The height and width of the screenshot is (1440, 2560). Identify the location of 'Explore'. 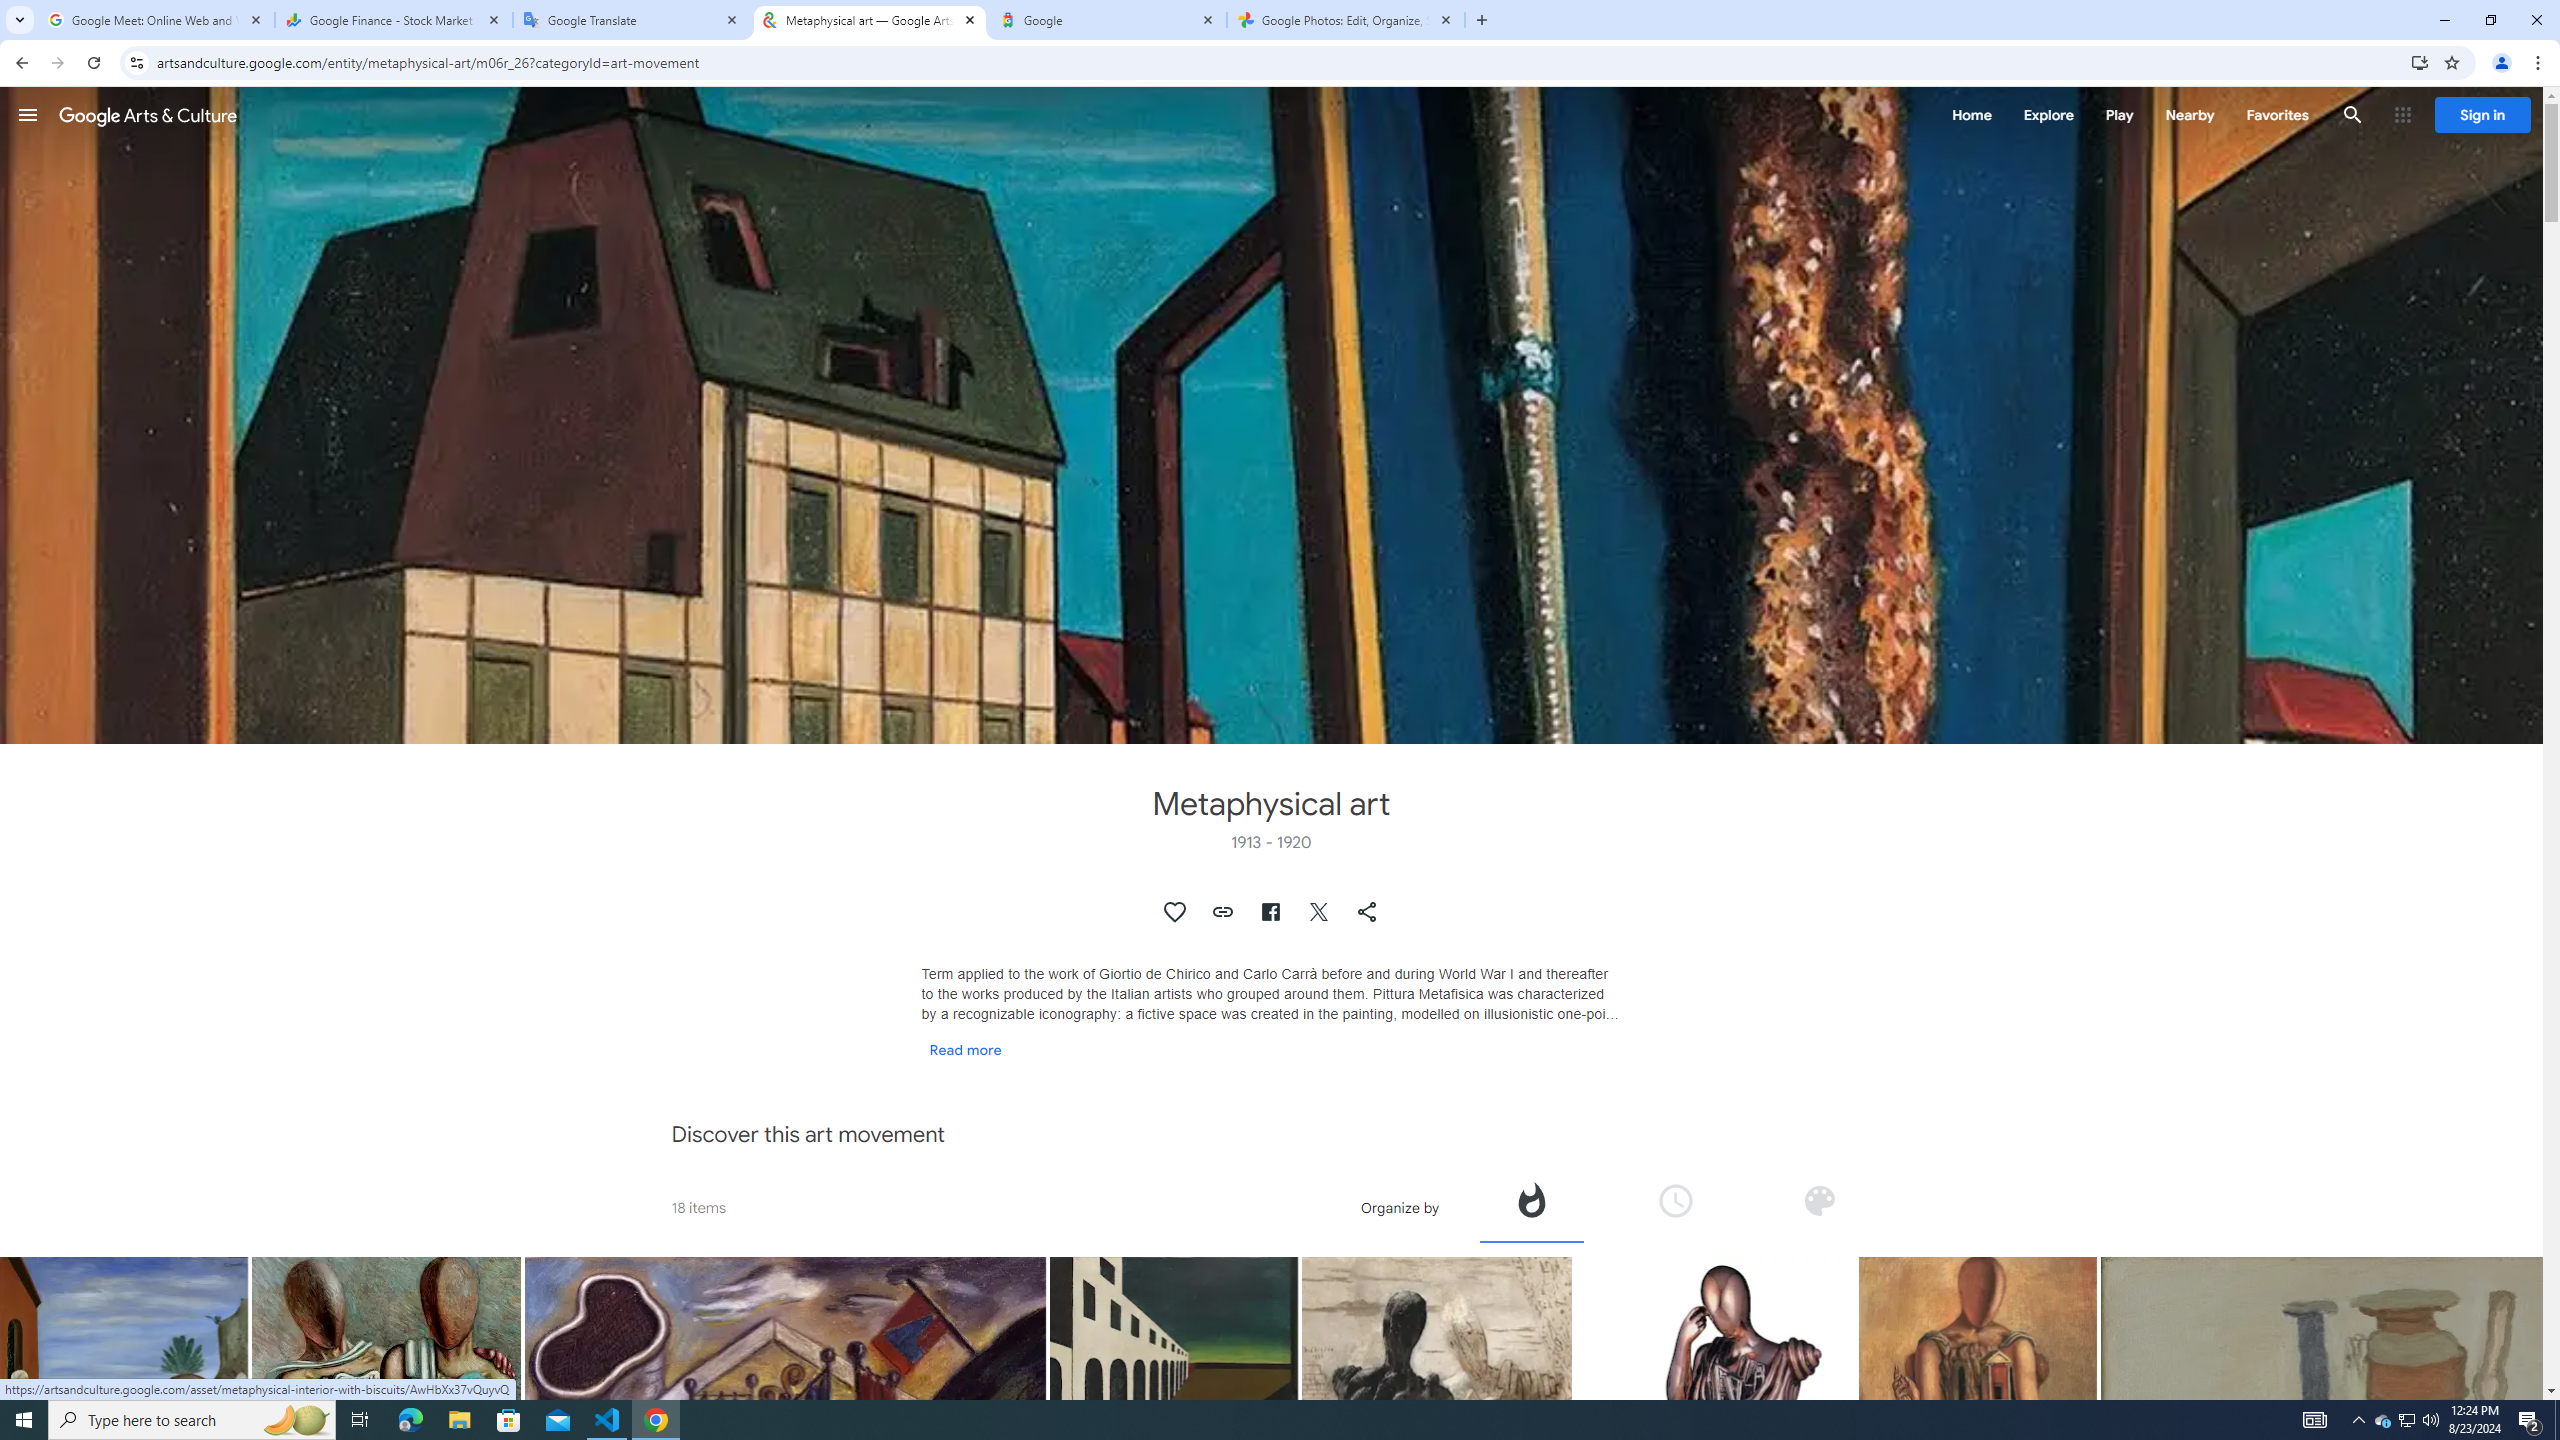
(2047, 114).